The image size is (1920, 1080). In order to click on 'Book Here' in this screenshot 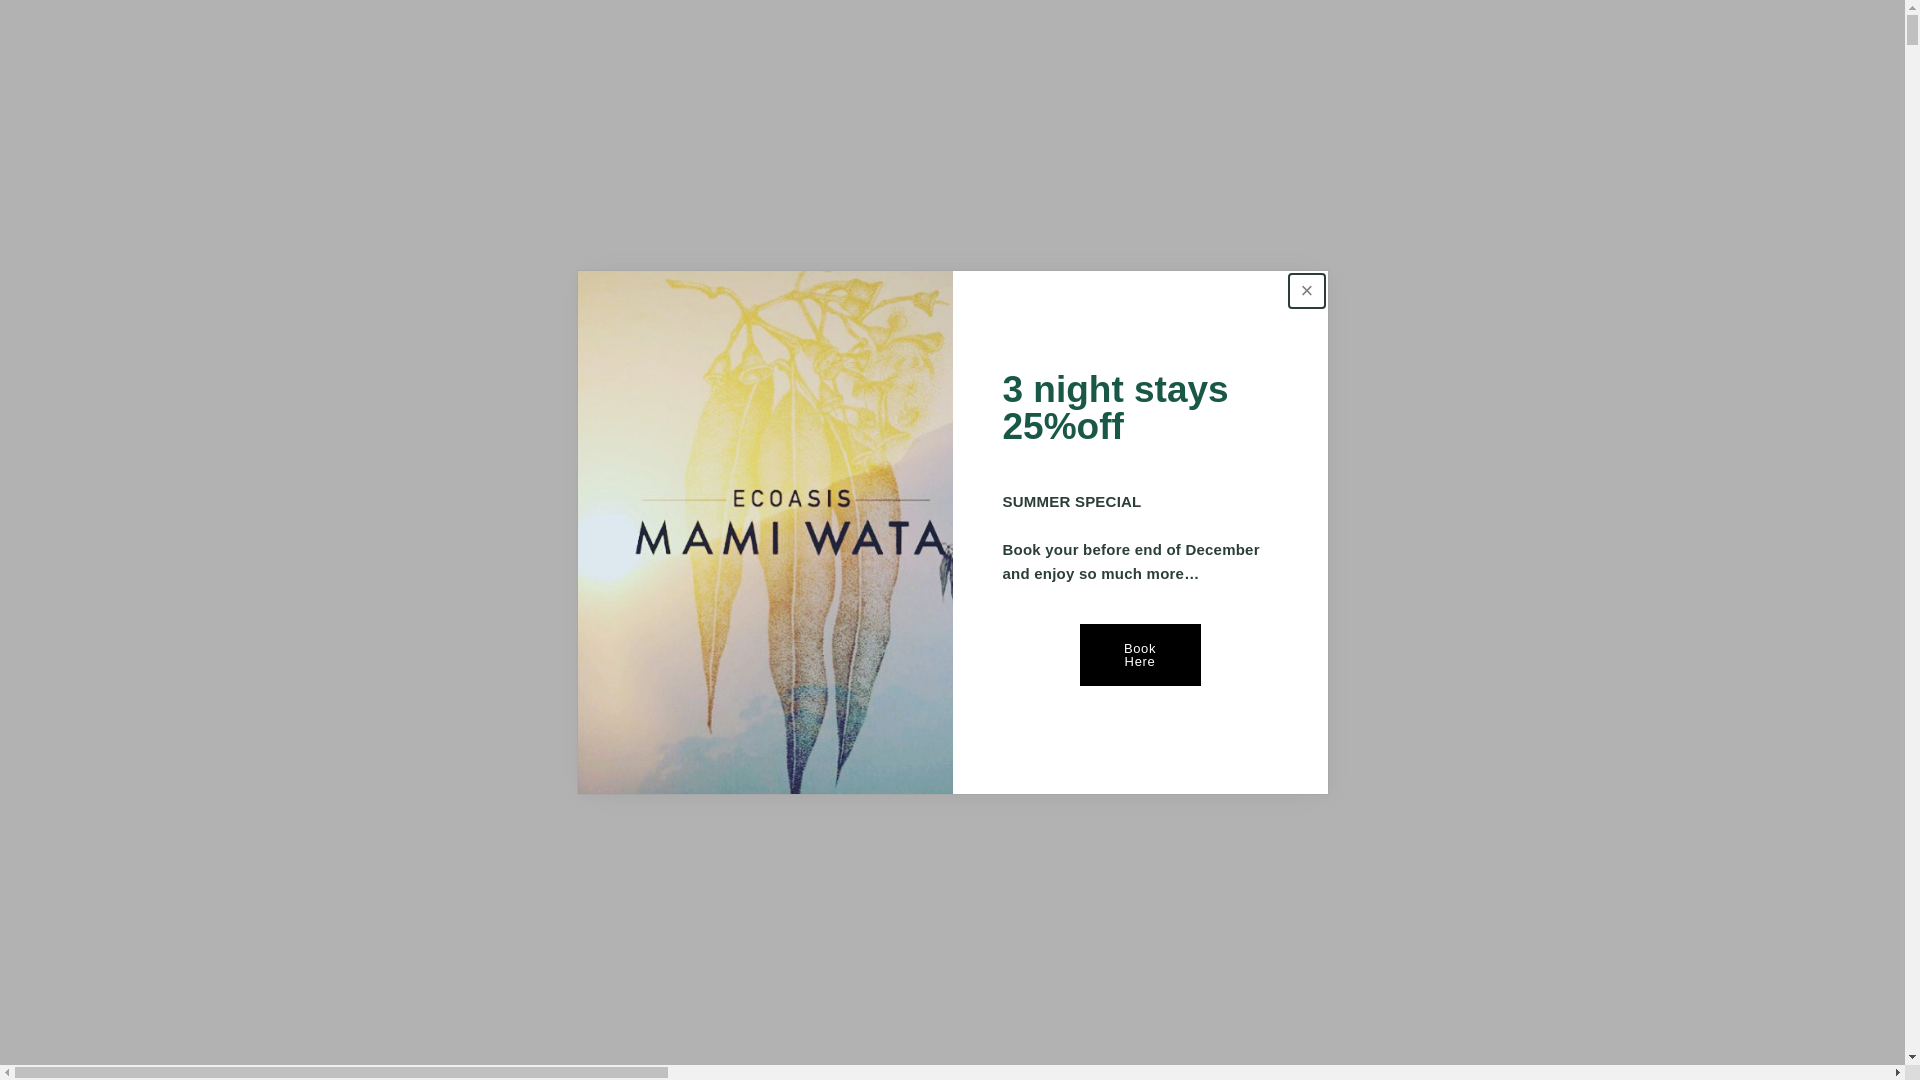, I will do `click(1079, 655)`.